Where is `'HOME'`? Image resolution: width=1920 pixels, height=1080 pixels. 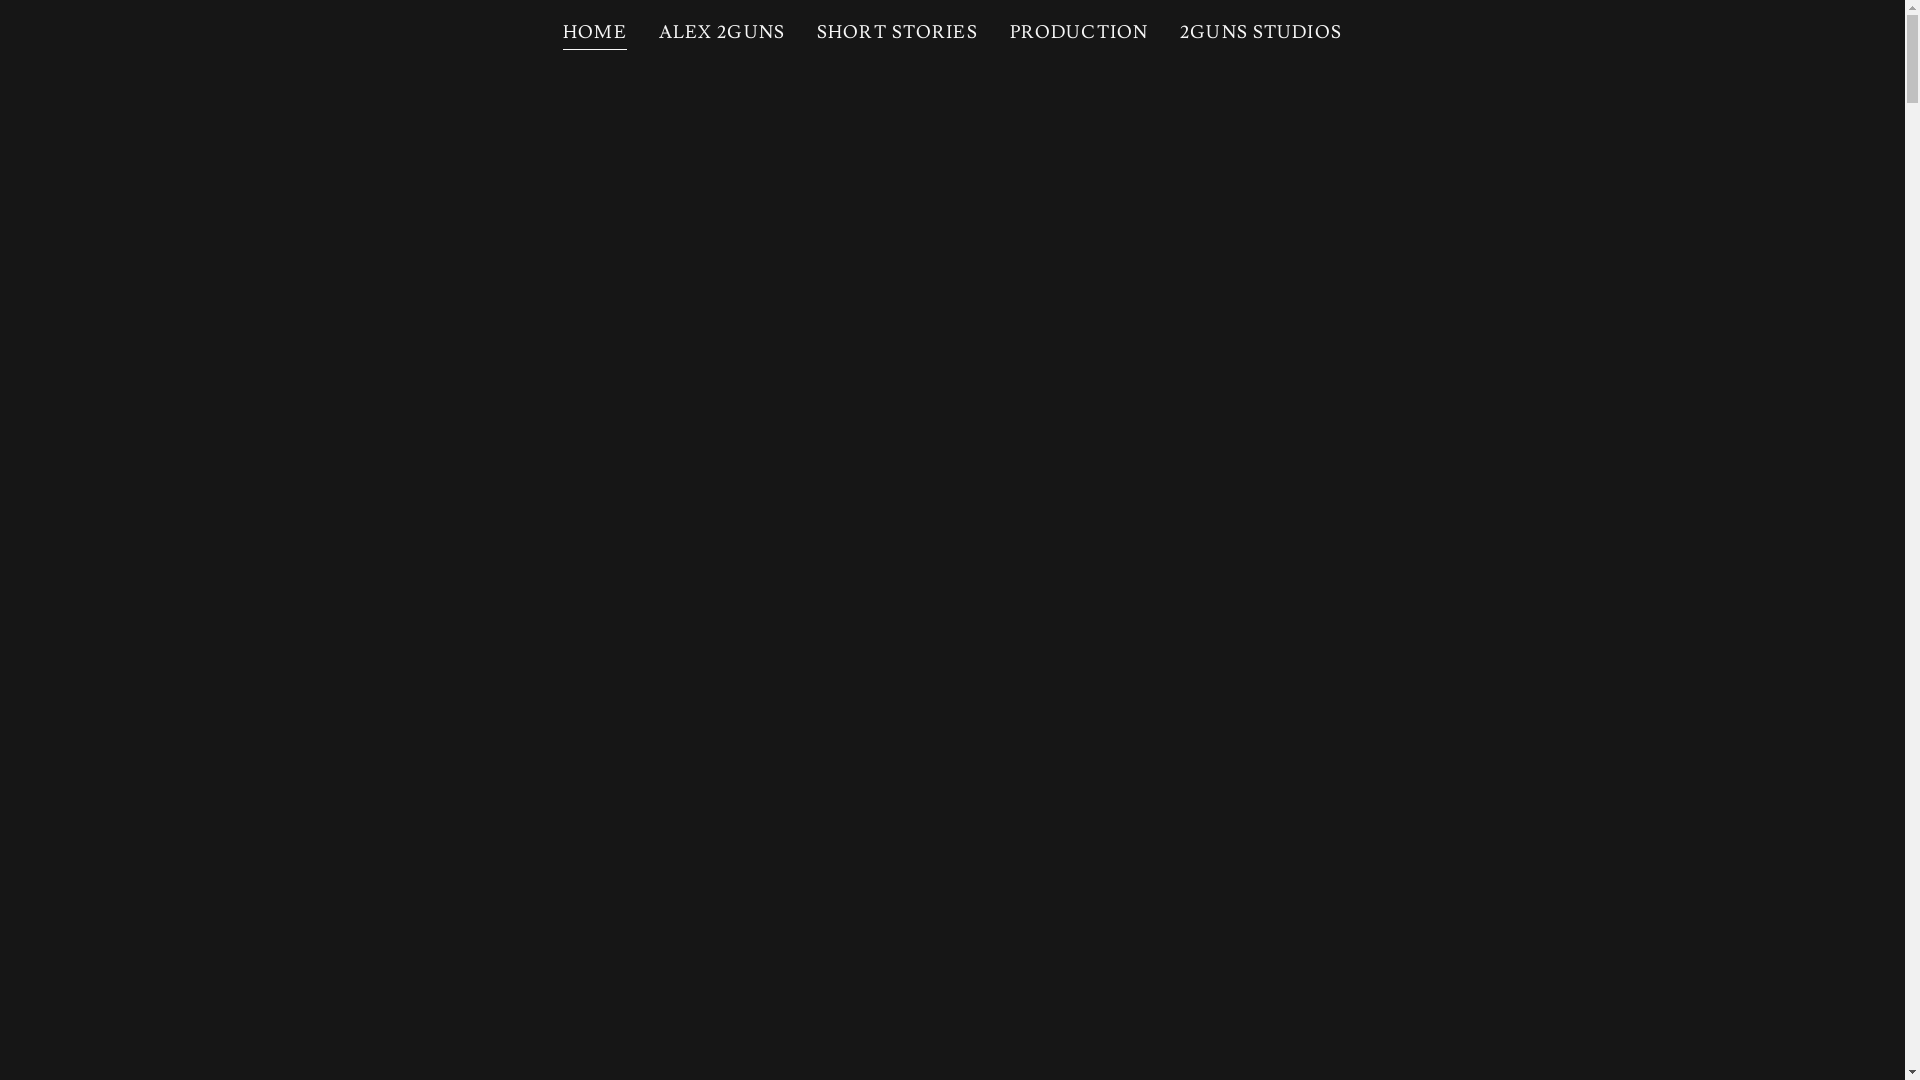
'HOME' is located at coordinates (594, 35).